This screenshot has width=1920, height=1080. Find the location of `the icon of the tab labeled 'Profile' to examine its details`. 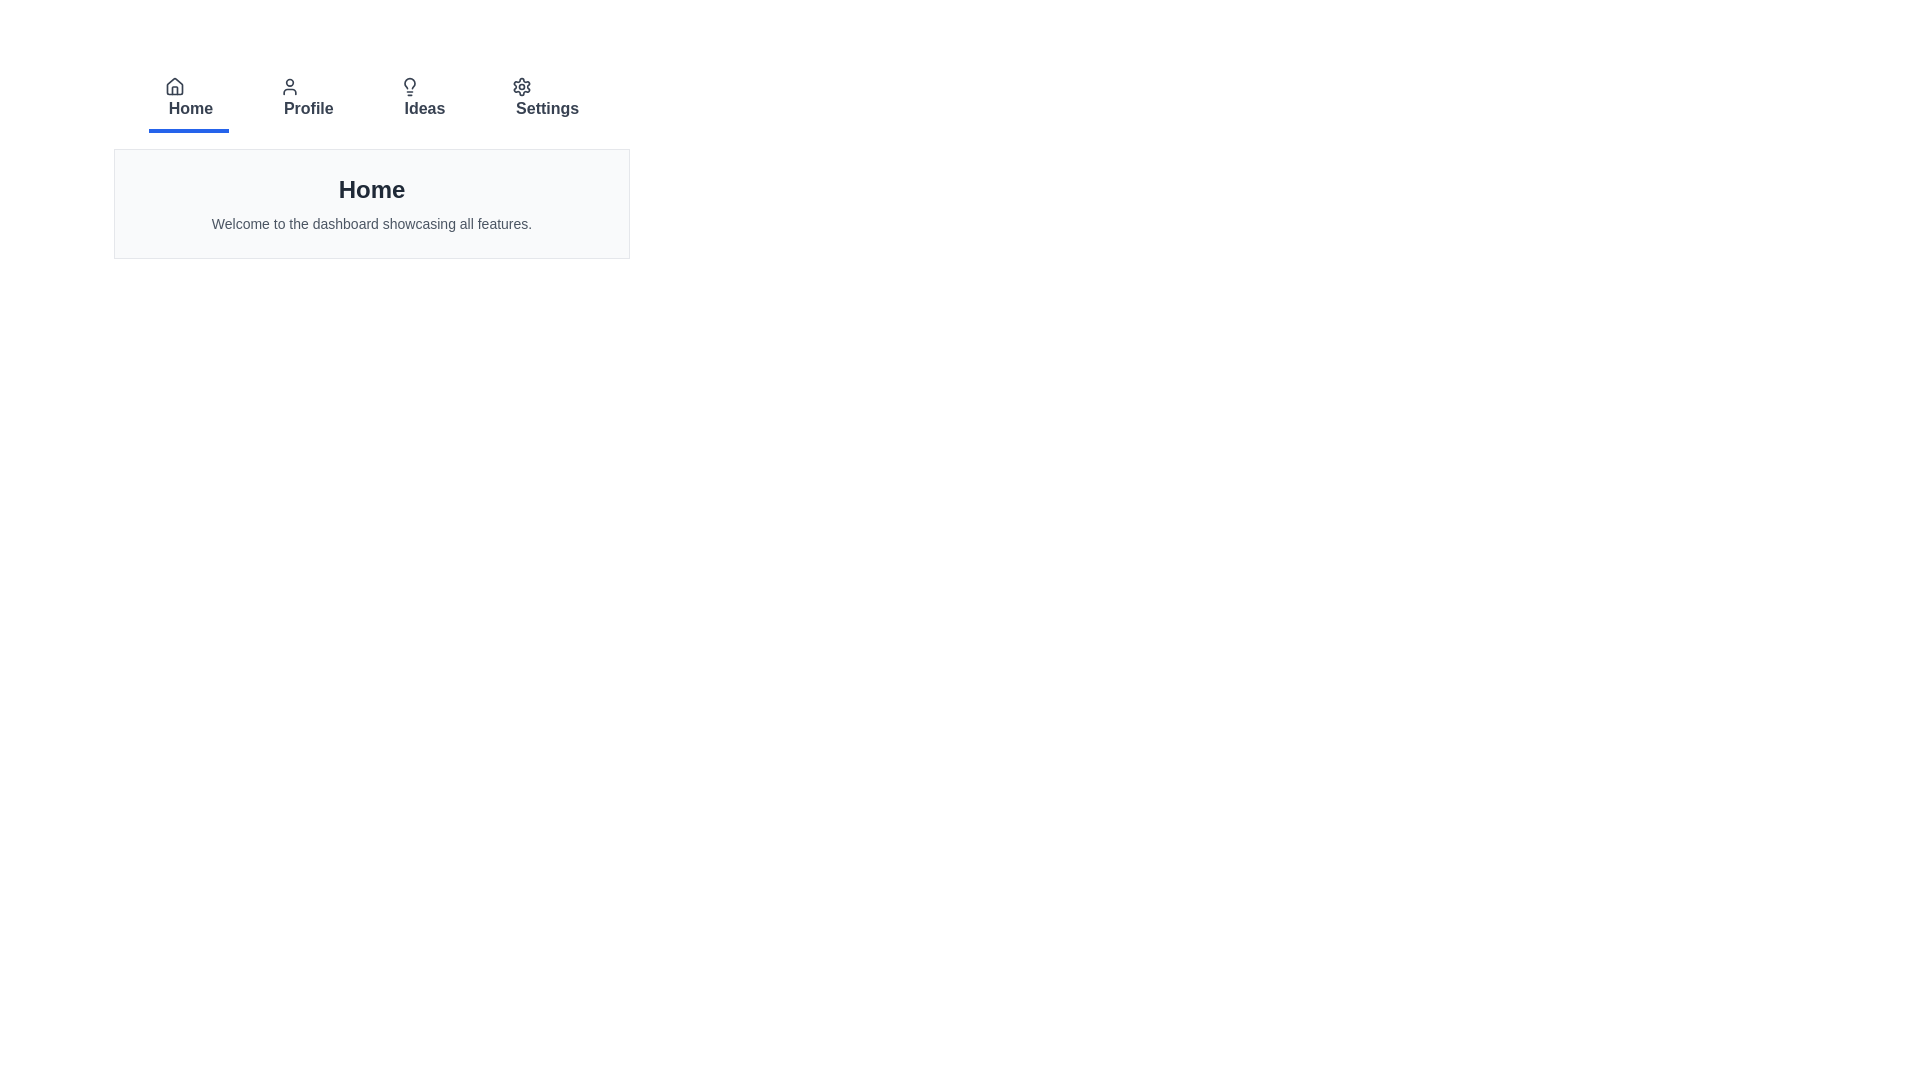

the icon of the tab labeled 'Profile' to examine its details is located at coordinates (288, 86).